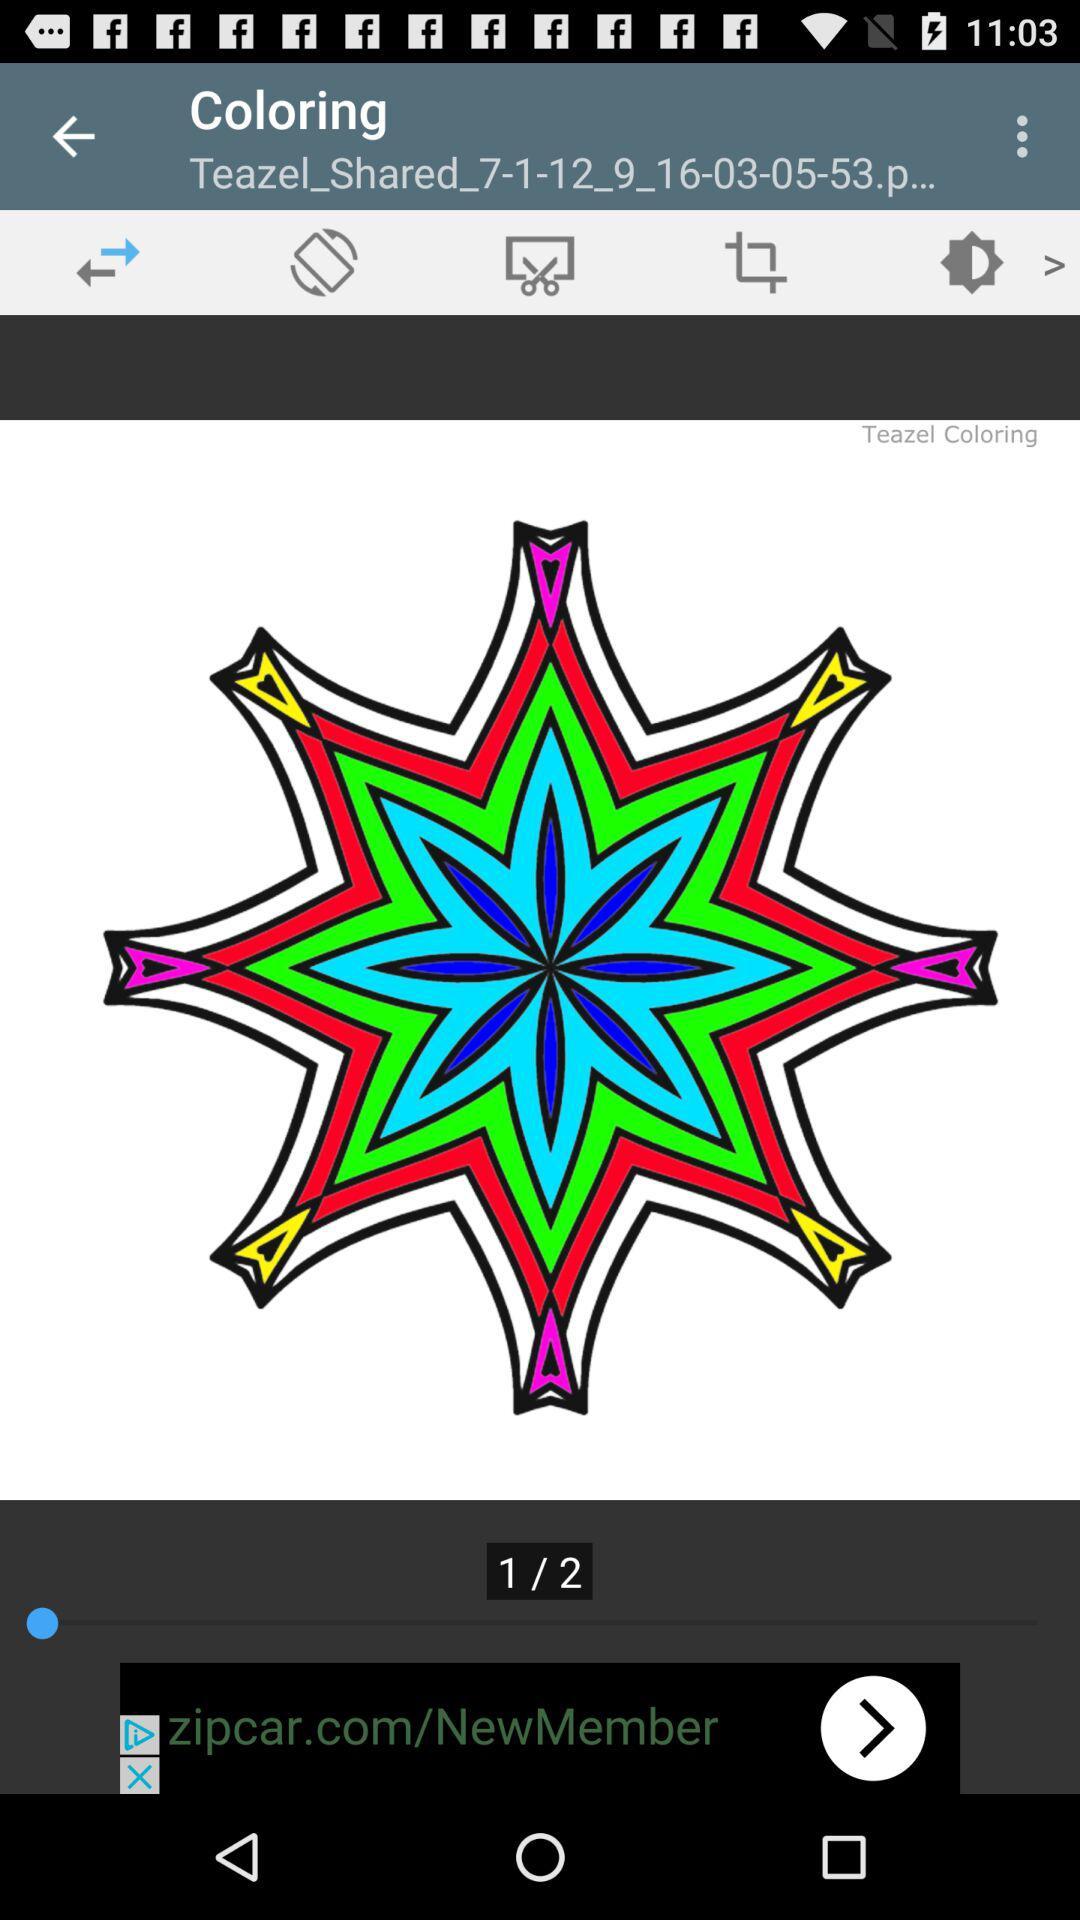  Describe the element at coordinates (971, 261) in the screenshot. I see `brightness setting` at that location.